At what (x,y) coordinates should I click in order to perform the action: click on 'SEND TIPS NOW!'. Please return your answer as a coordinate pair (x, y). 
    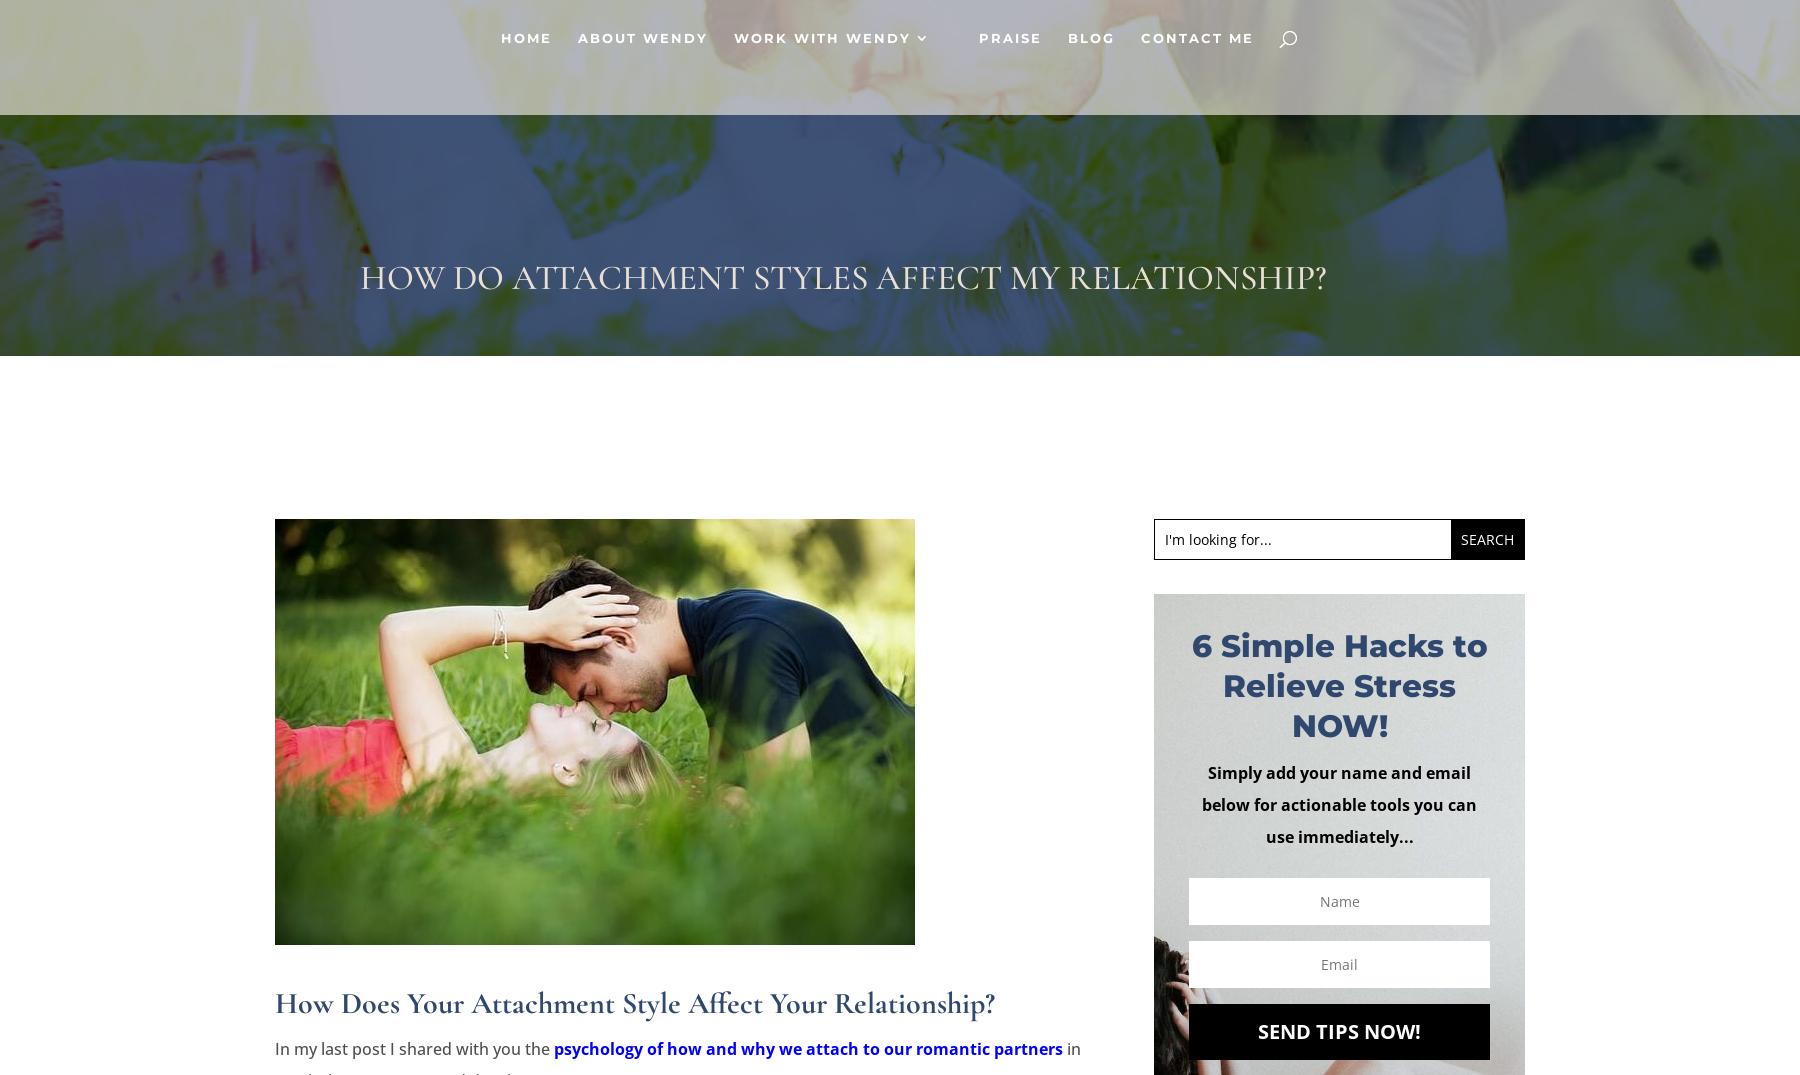
    Looking at the image, I should click on (1258, 1030).